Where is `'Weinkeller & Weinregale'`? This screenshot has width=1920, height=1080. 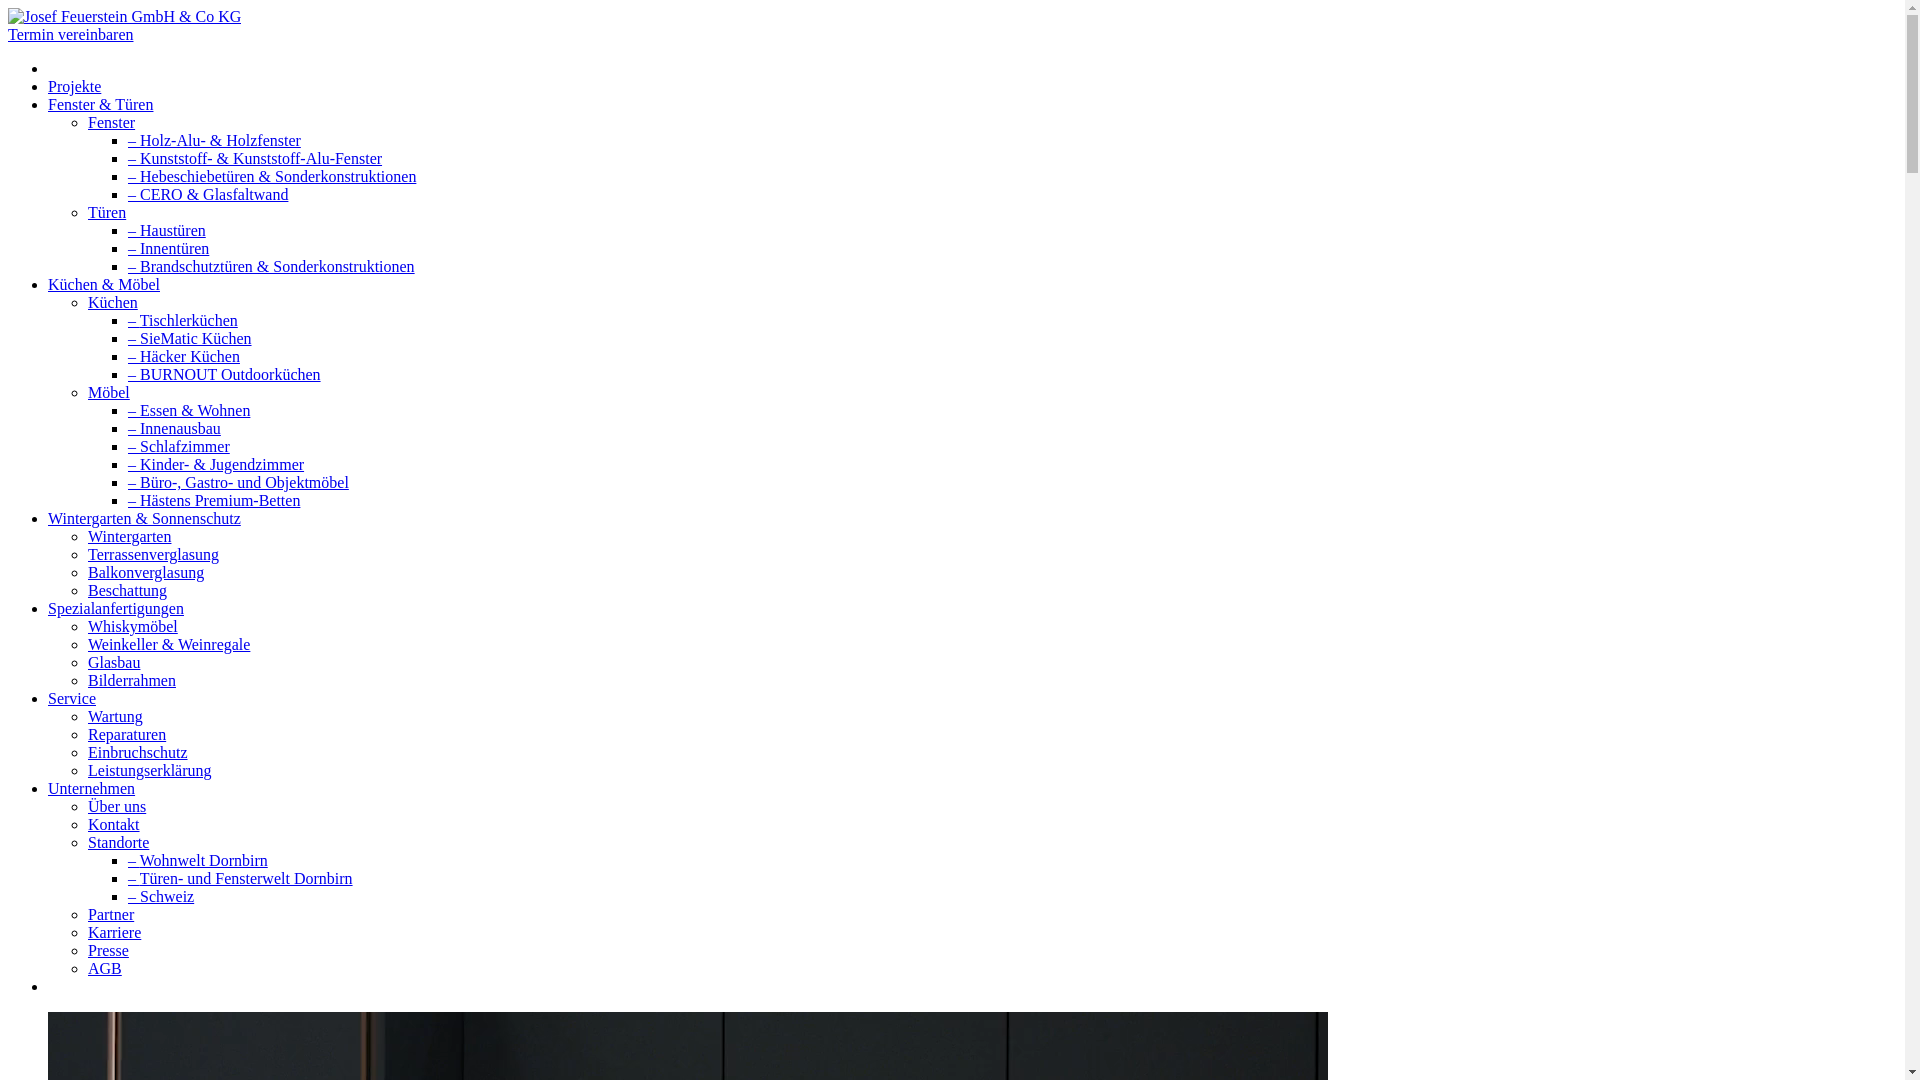 'Weinkeller & Weinregale' is located at coordinates (168, 644).